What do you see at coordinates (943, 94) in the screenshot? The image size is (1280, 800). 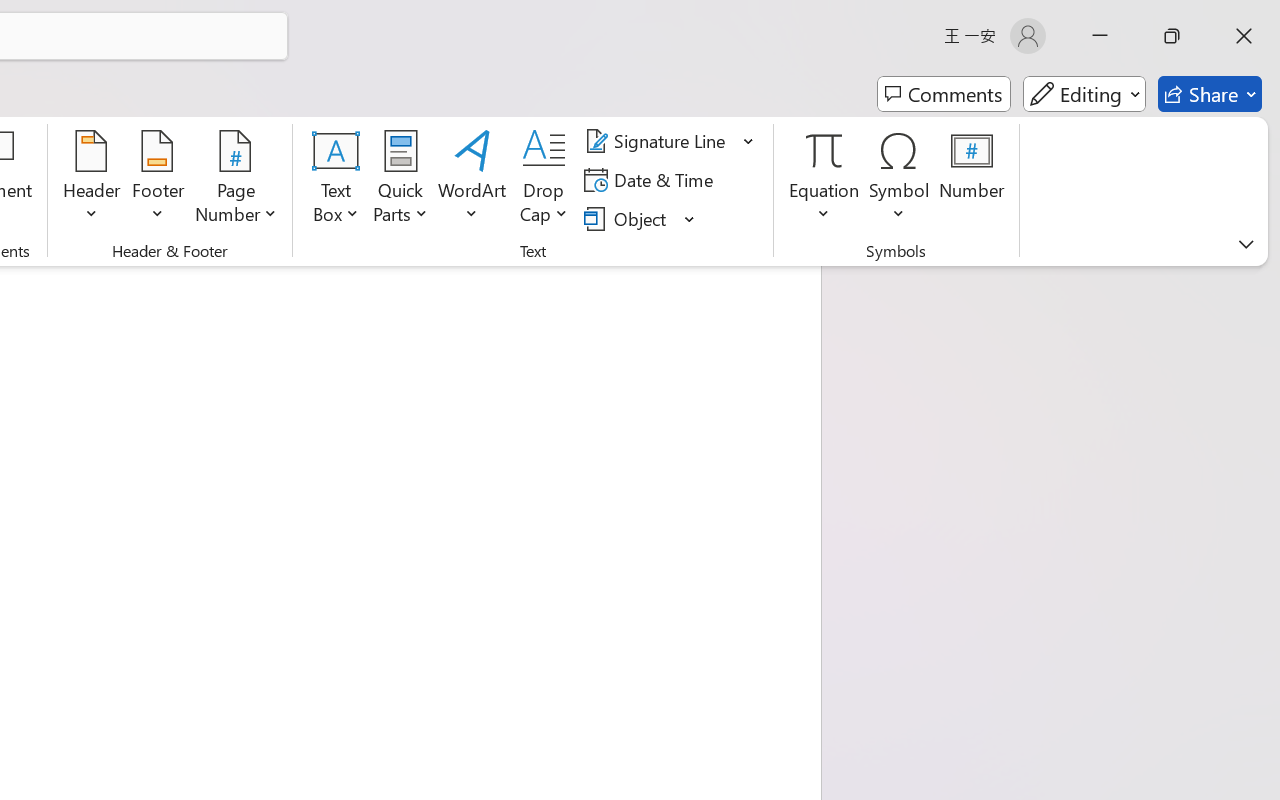 I see `'Comments'` at bounding box center [943, 94].